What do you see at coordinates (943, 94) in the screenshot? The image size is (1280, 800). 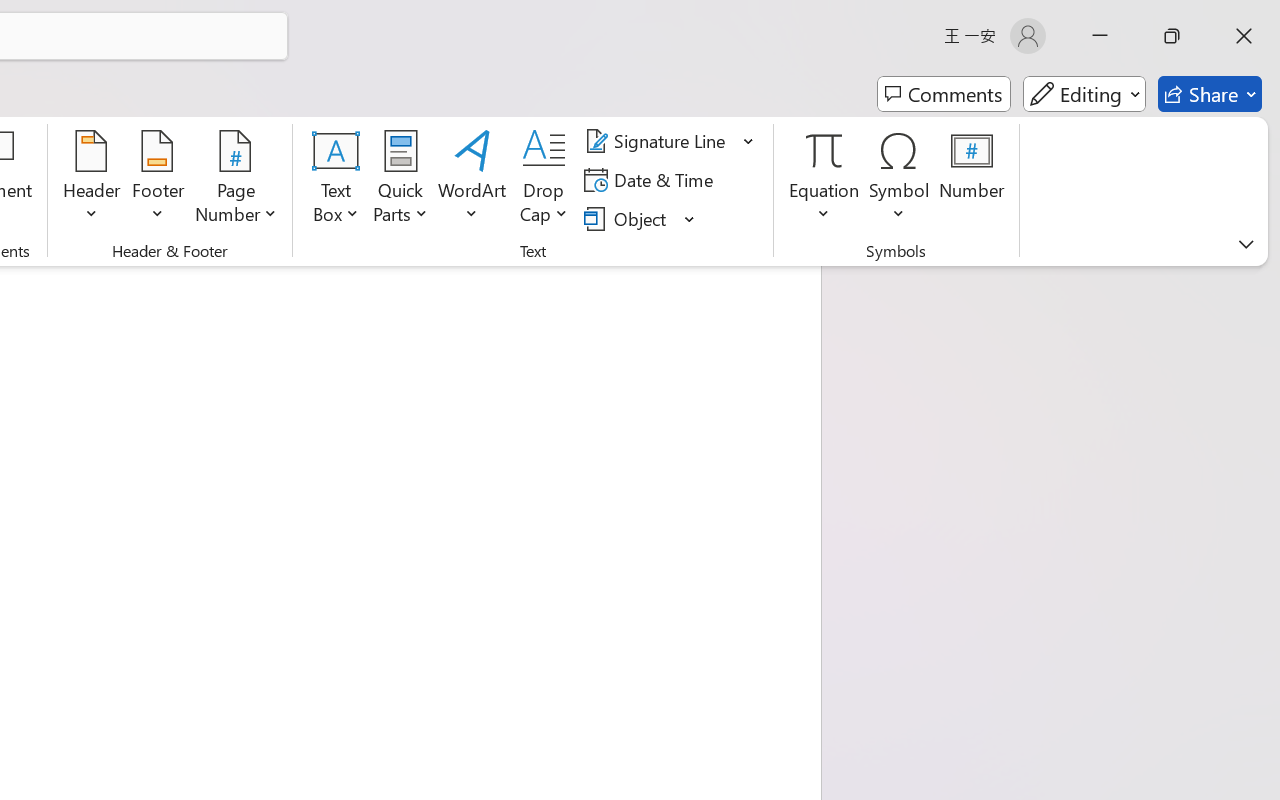 I see `'Comments'` at bounding box center [943, 94].